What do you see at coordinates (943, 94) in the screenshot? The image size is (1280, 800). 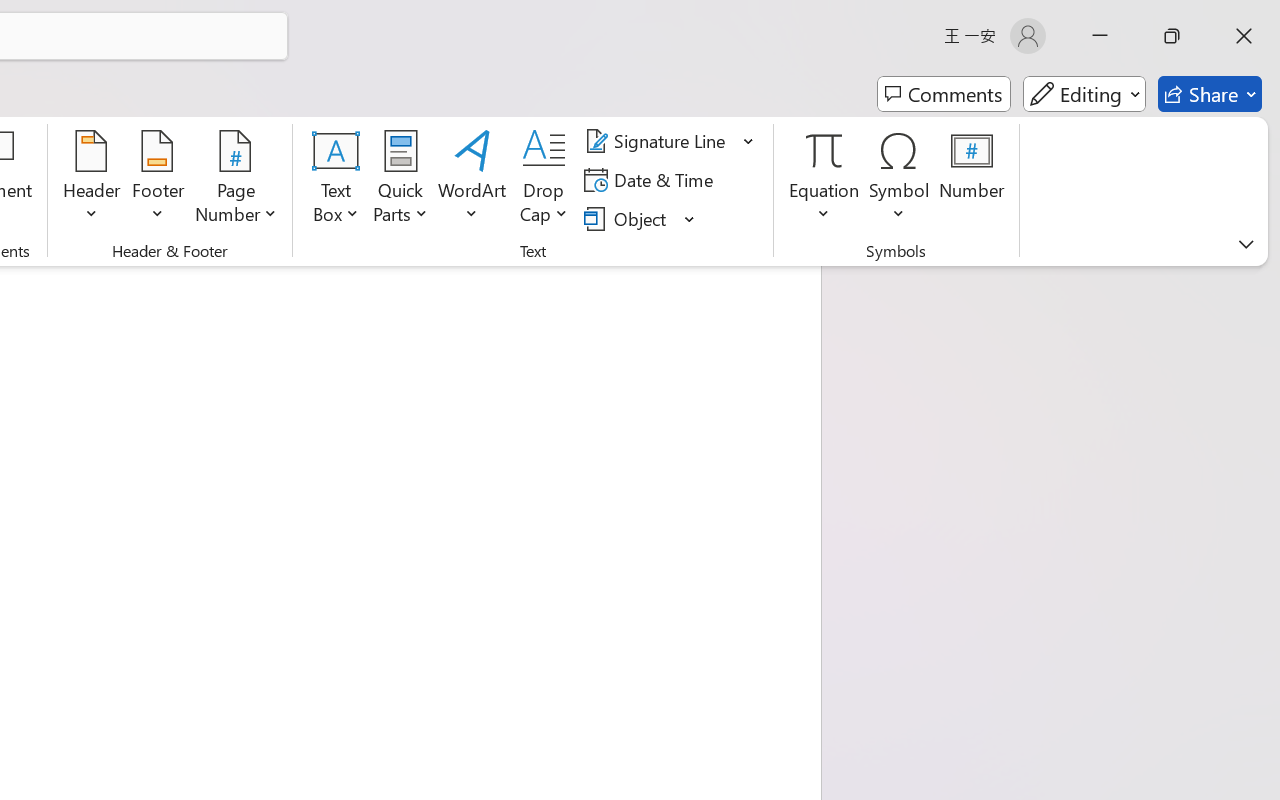 I see `'Comments'` at bounding box center [943, 94].